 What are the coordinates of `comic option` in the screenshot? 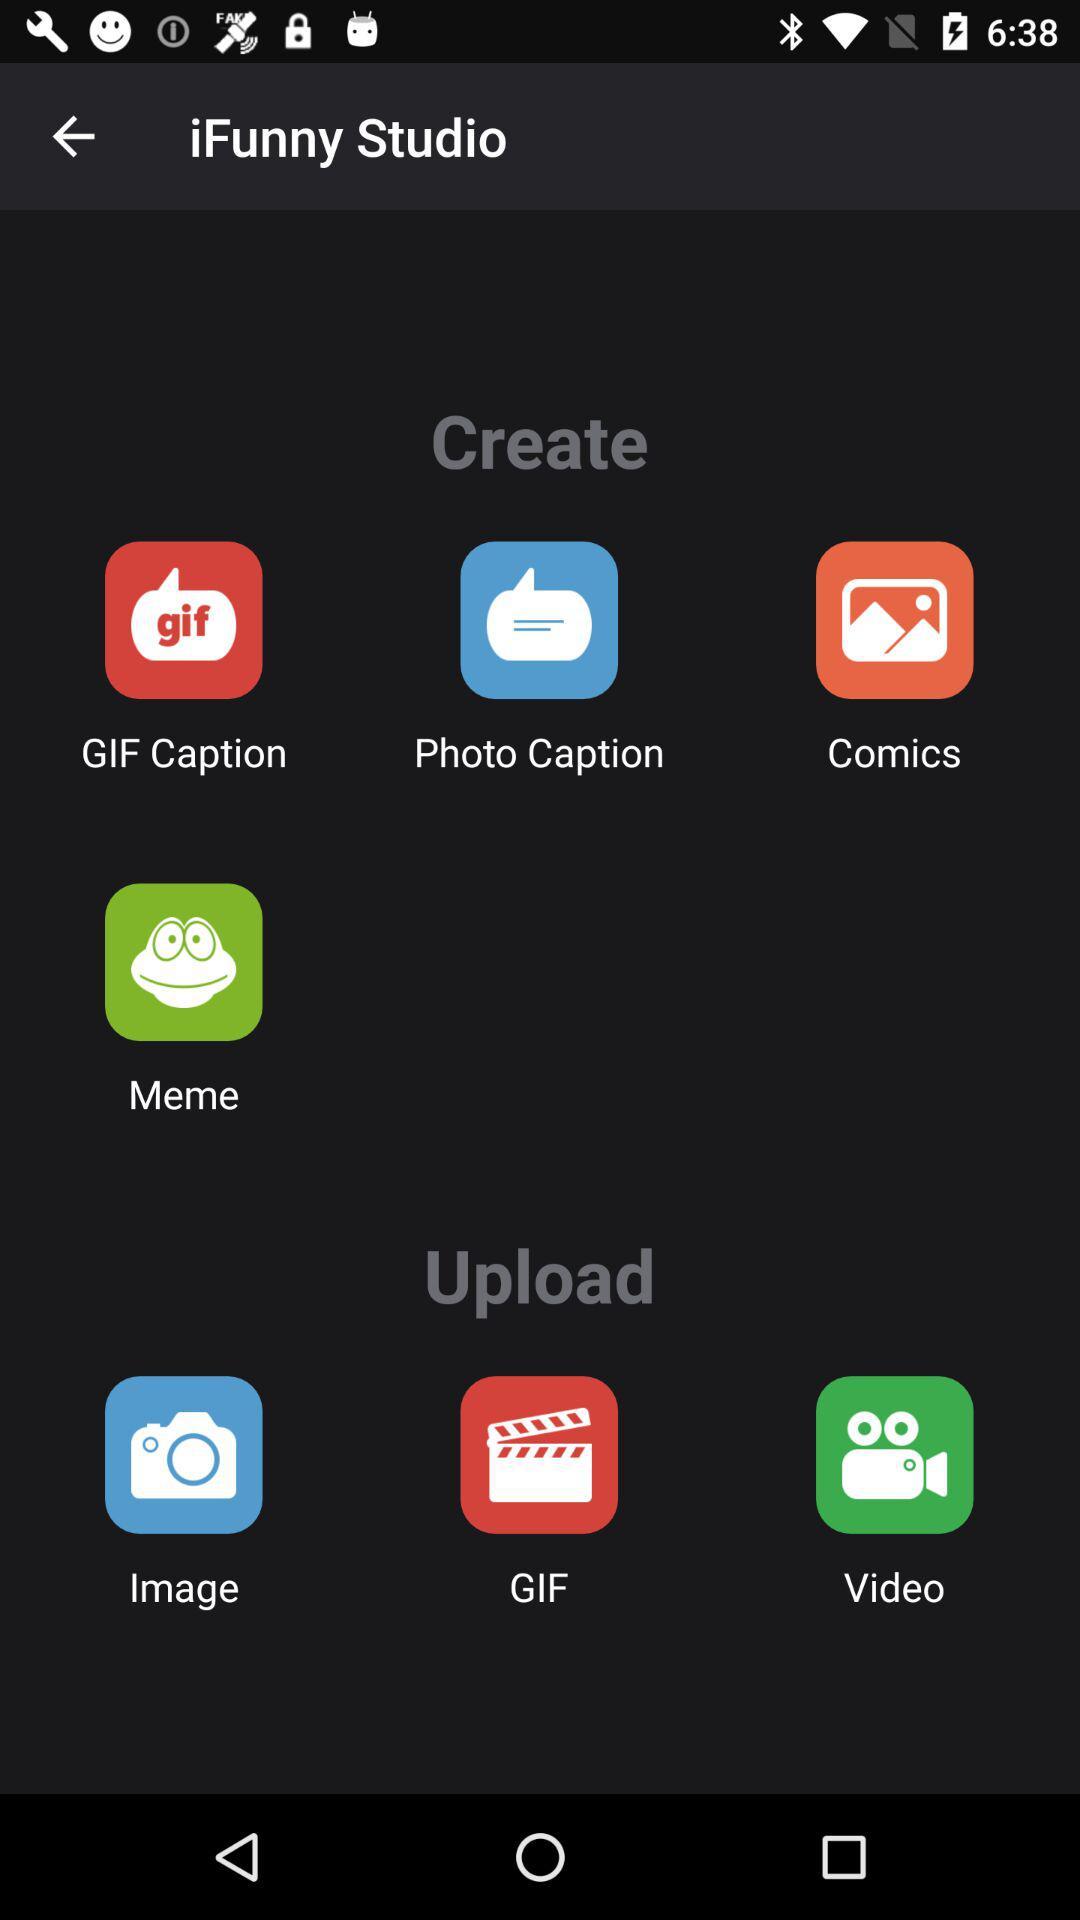 It's located at (893, 619).